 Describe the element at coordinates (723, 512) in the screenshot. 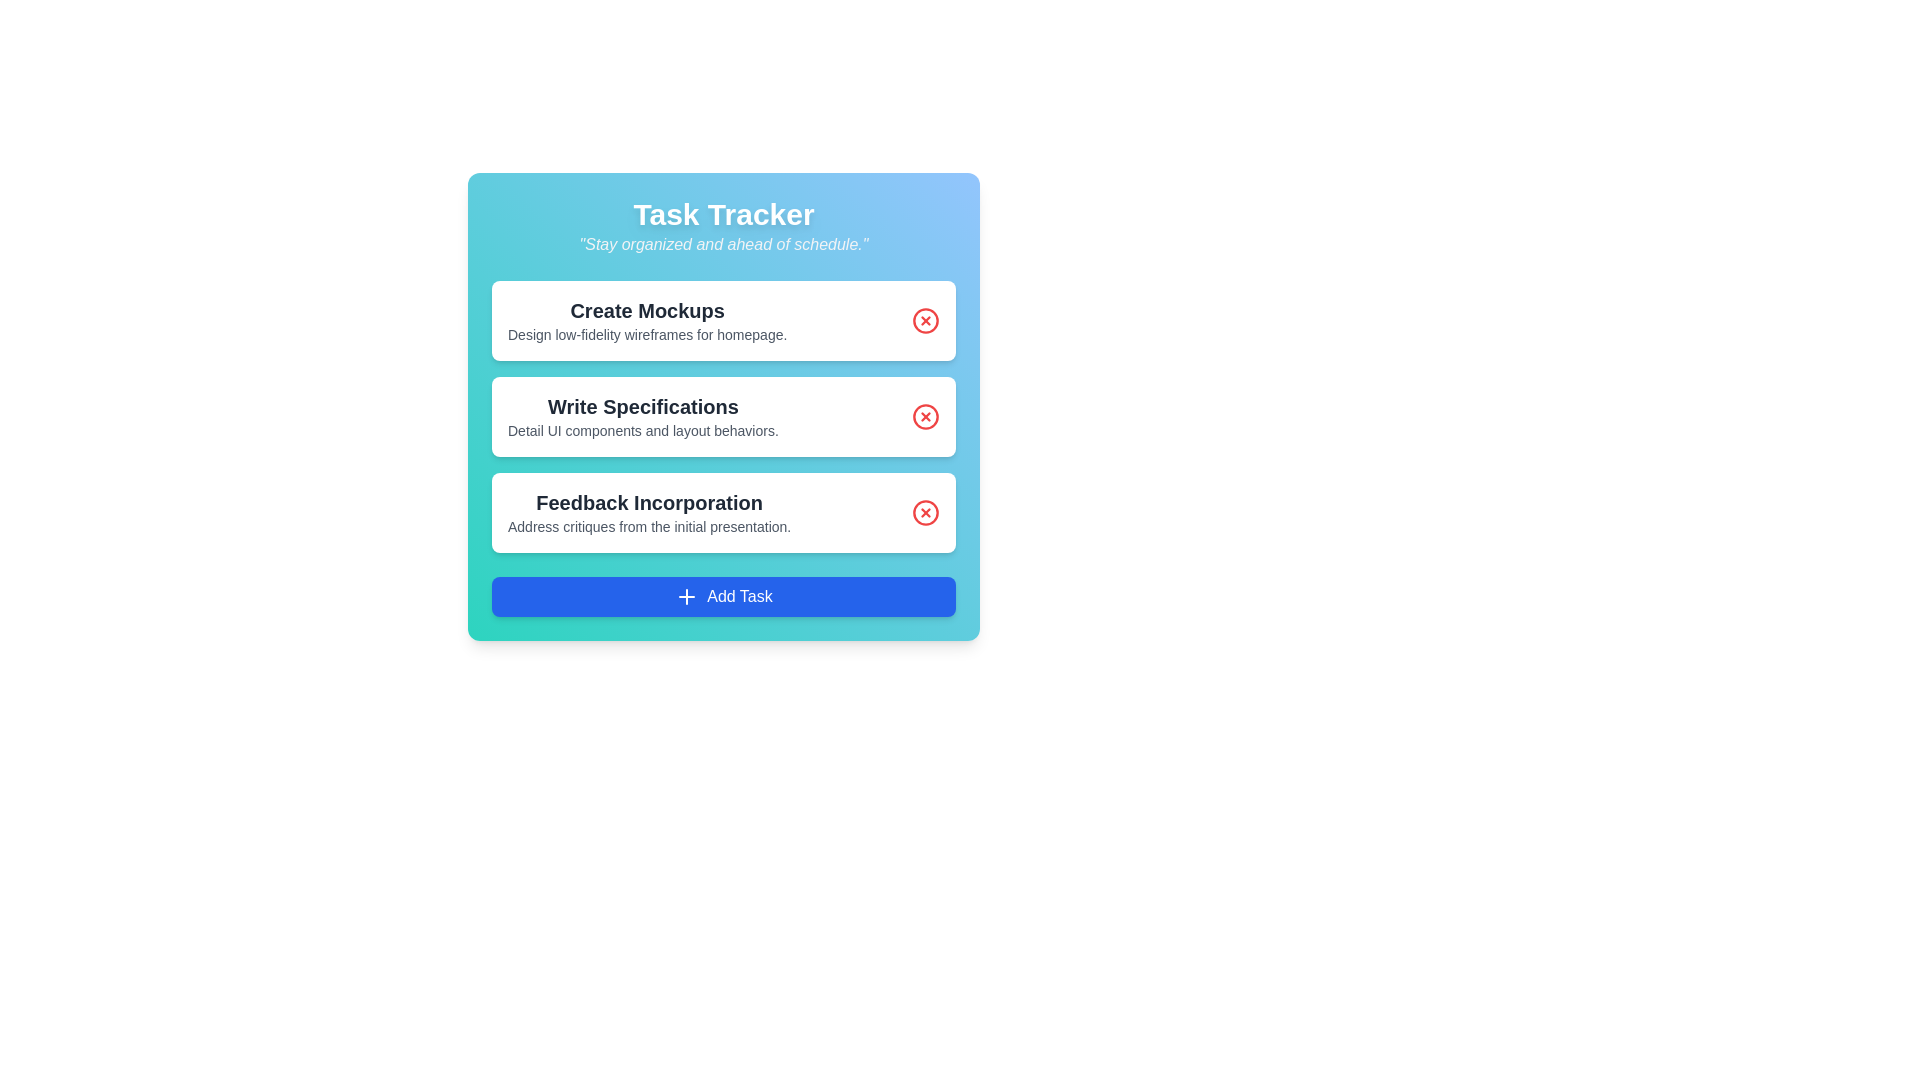

I see `the task titled 'Feedback Incorporation' to read its details` at that location.